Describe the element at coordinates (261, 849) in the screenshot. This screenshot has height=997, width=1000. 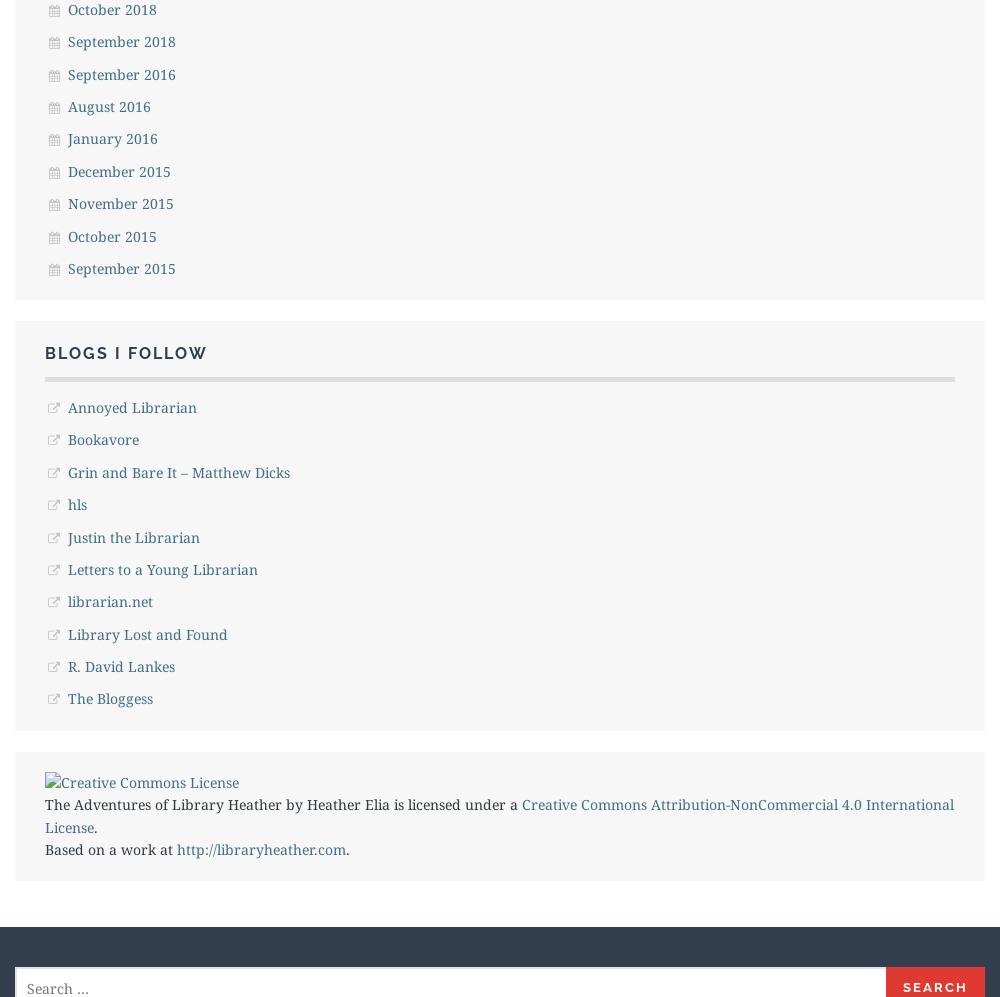
I see `'http://libraryheather.com'` at that location.